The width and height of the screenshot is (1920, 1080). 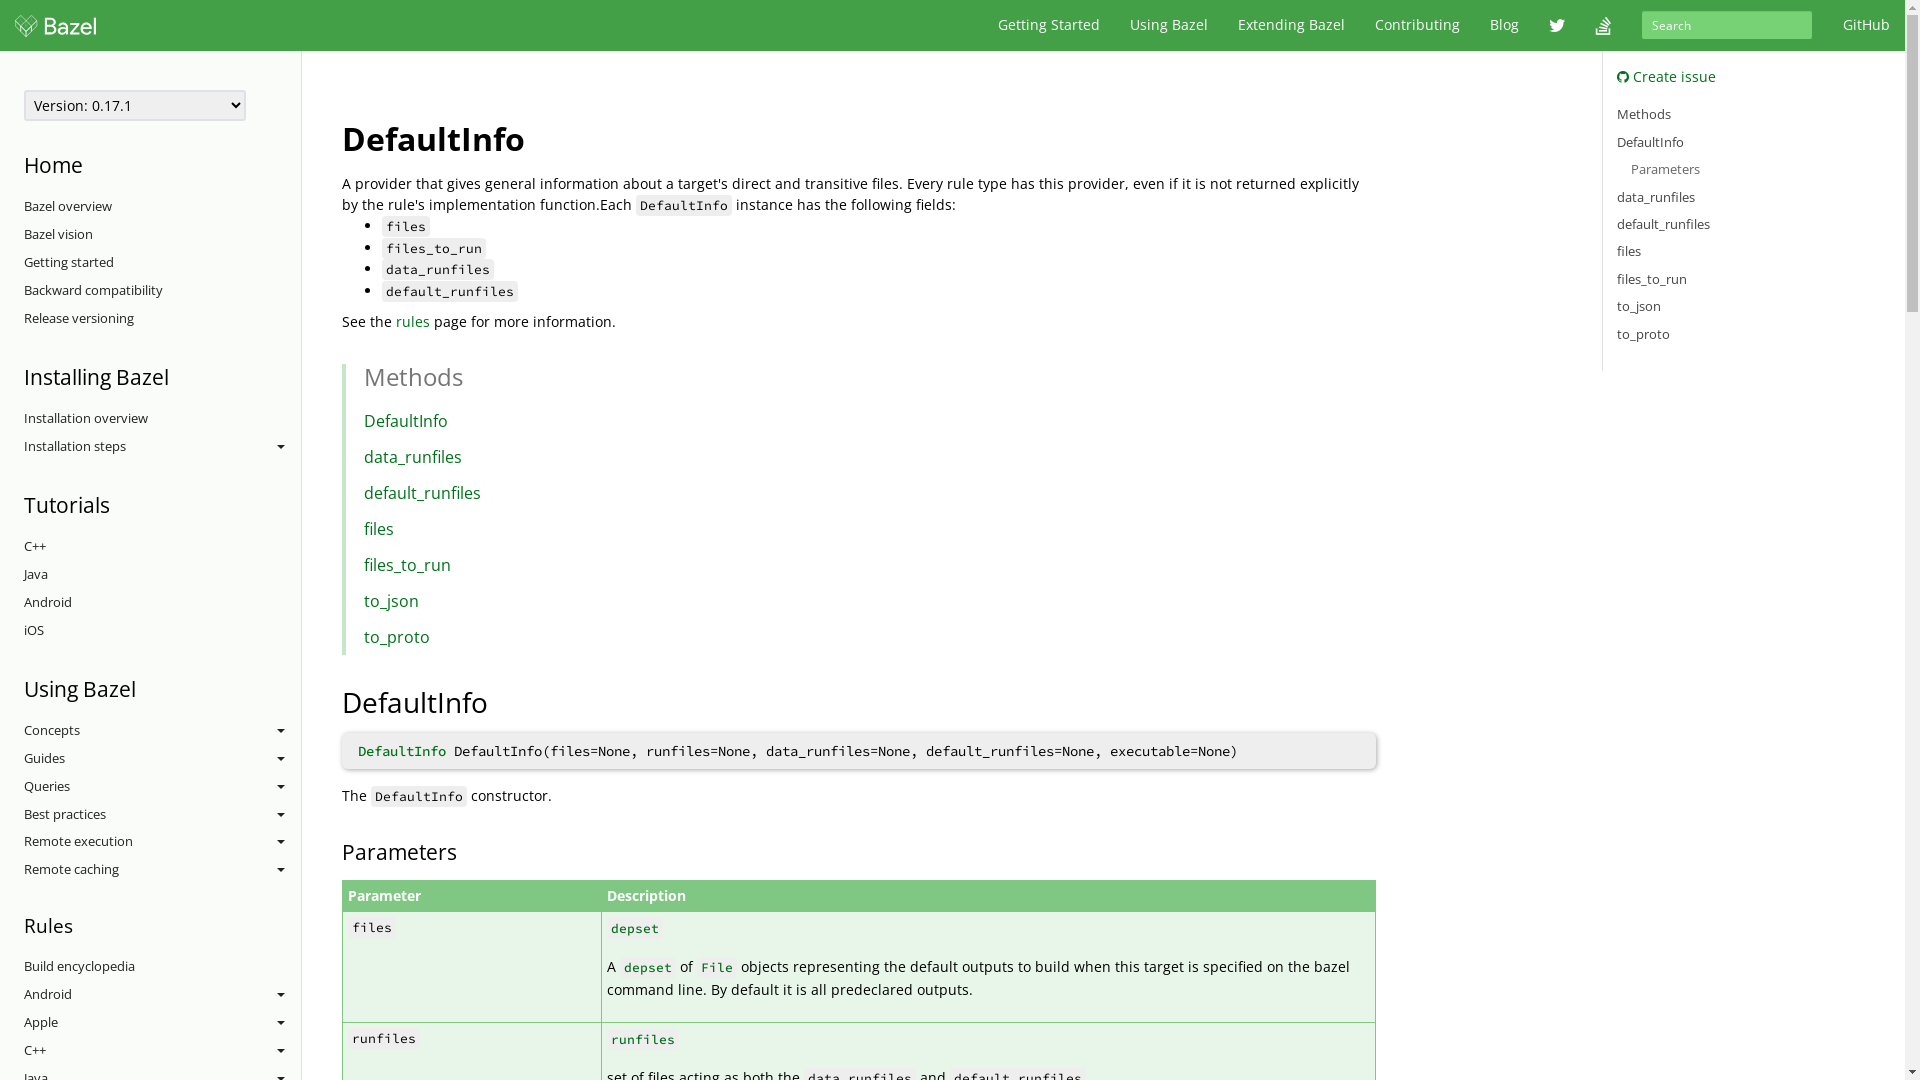 I want to click on 'Release versioning', so click(x=162, y=318).